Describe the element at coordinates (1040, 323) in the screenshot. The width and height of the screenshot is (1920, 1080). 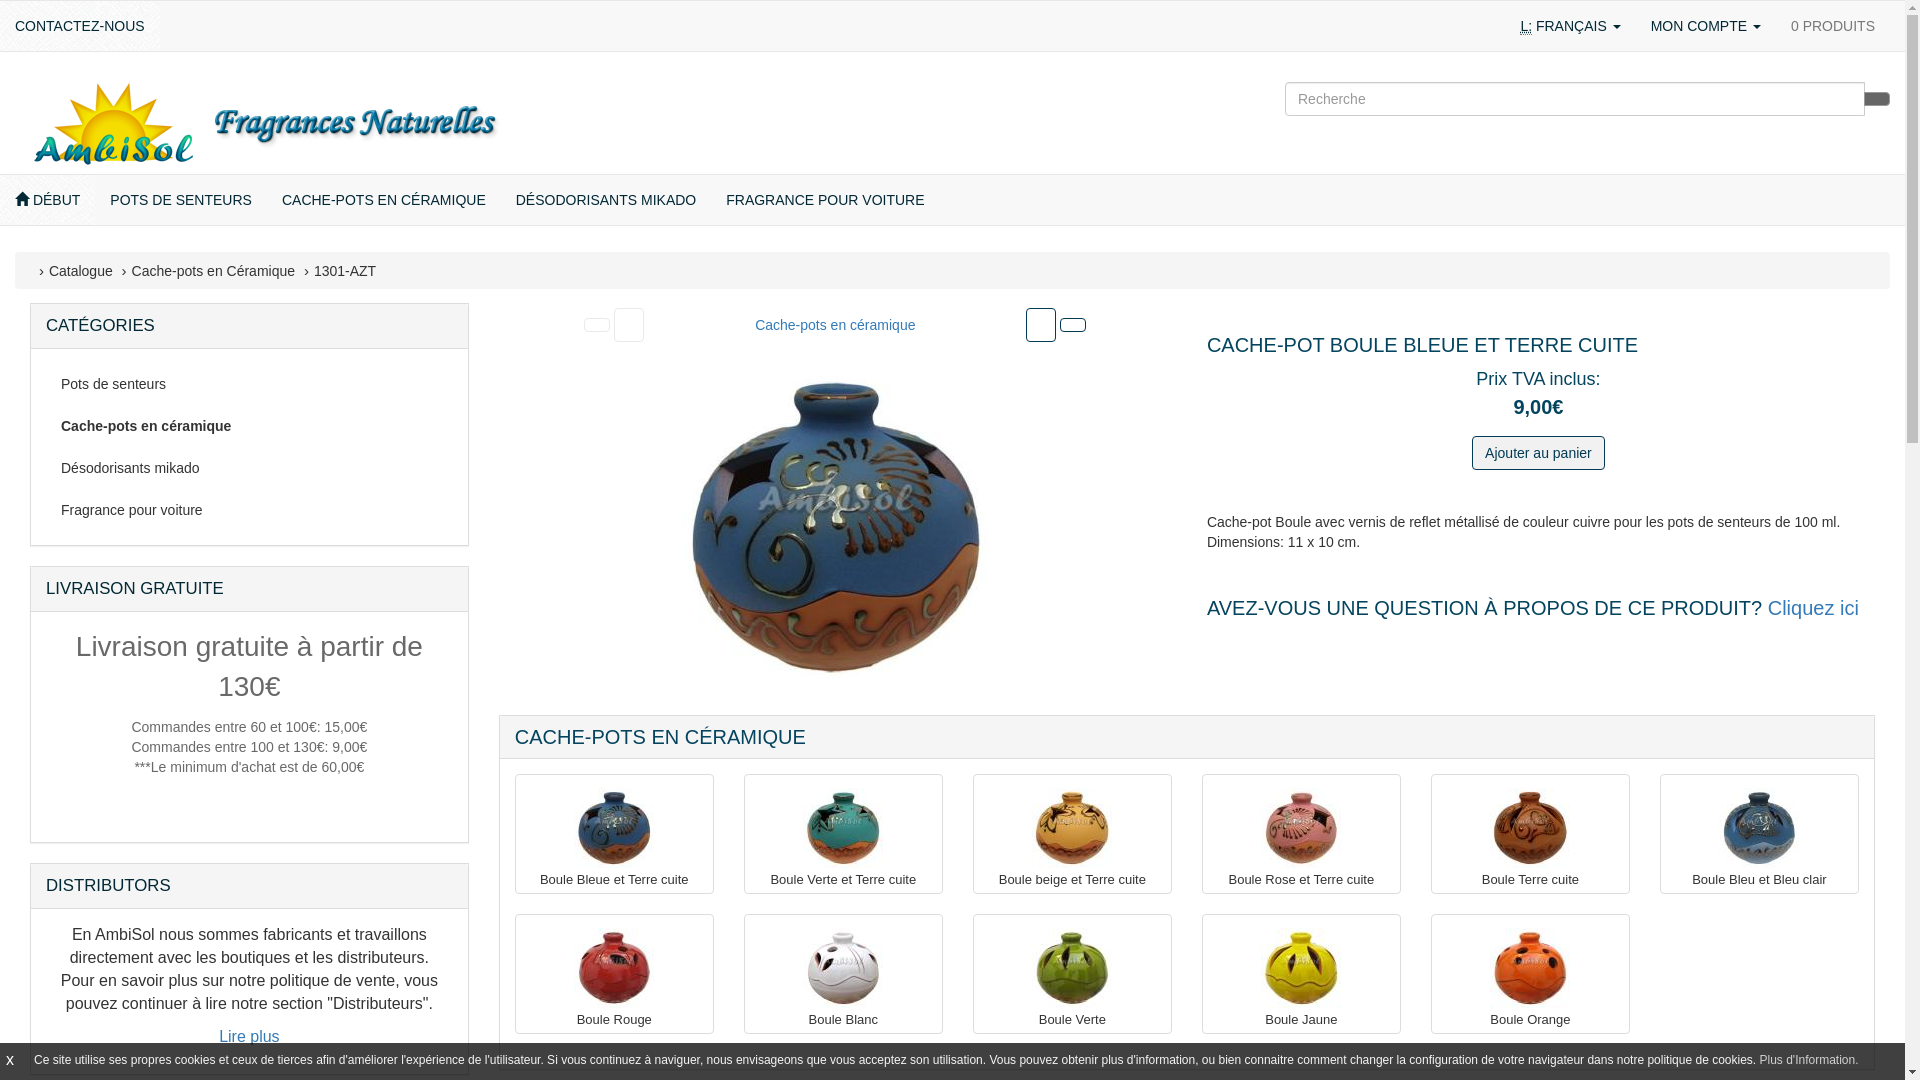
I see `'Prochain'` at that location.